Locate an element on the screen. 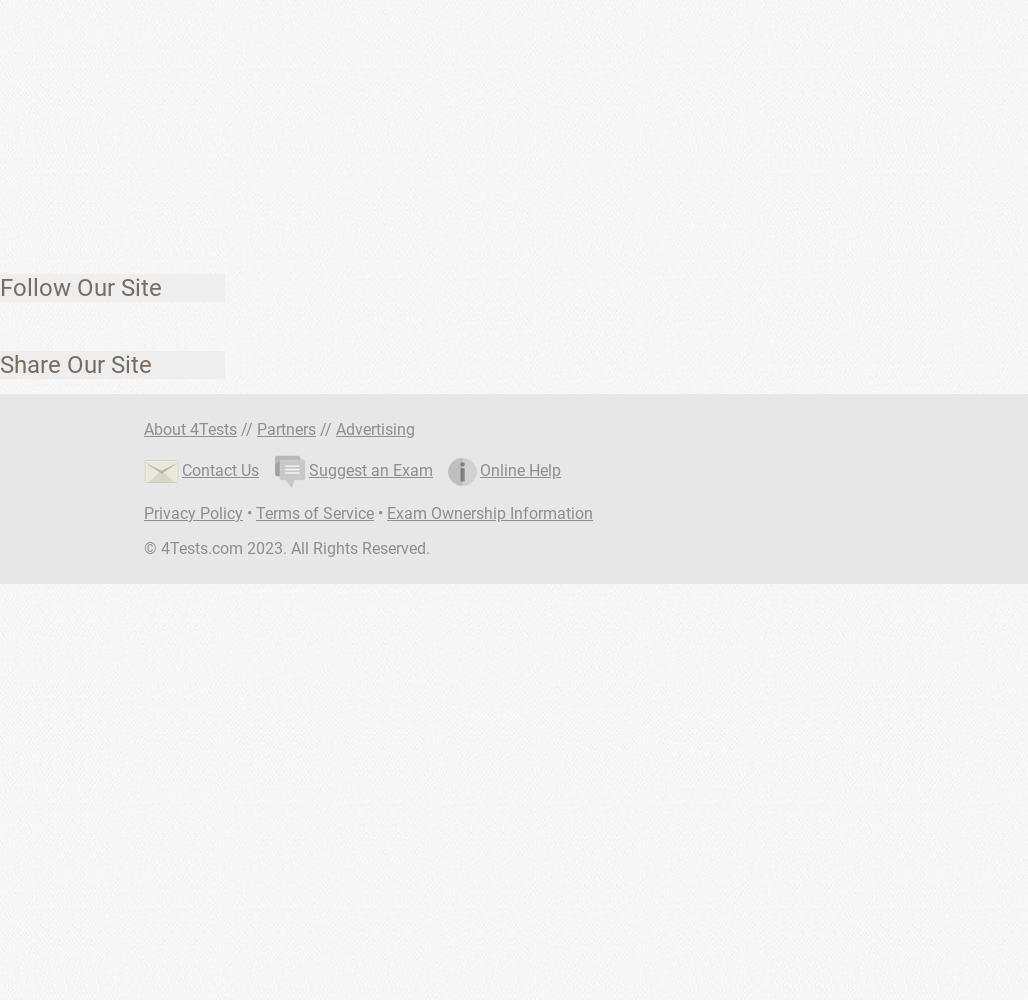 Image resolution: width=1028 pixels, height=1000 pixels. 'About 4Tests' is located at coordinates (190, 429).